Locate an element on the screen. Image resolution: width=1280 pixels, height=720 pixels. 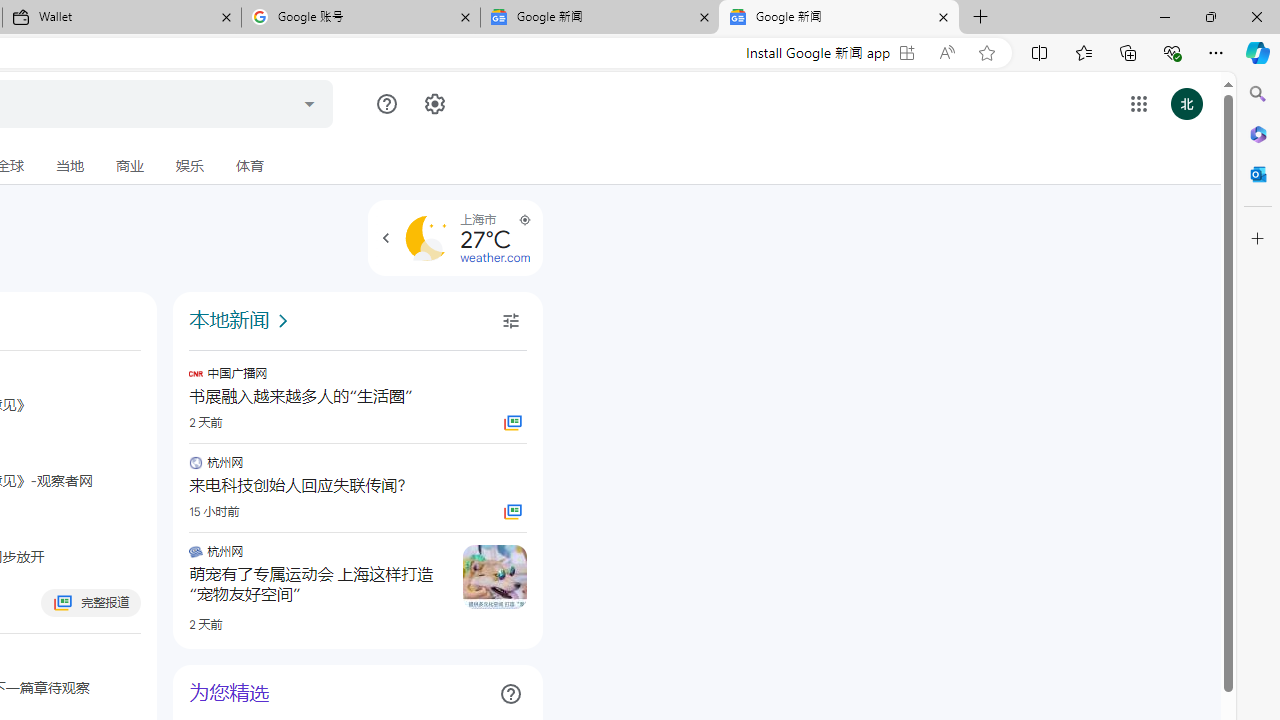
'Class:  NMm5M hhikbc' is located at coordinates (386, 236).